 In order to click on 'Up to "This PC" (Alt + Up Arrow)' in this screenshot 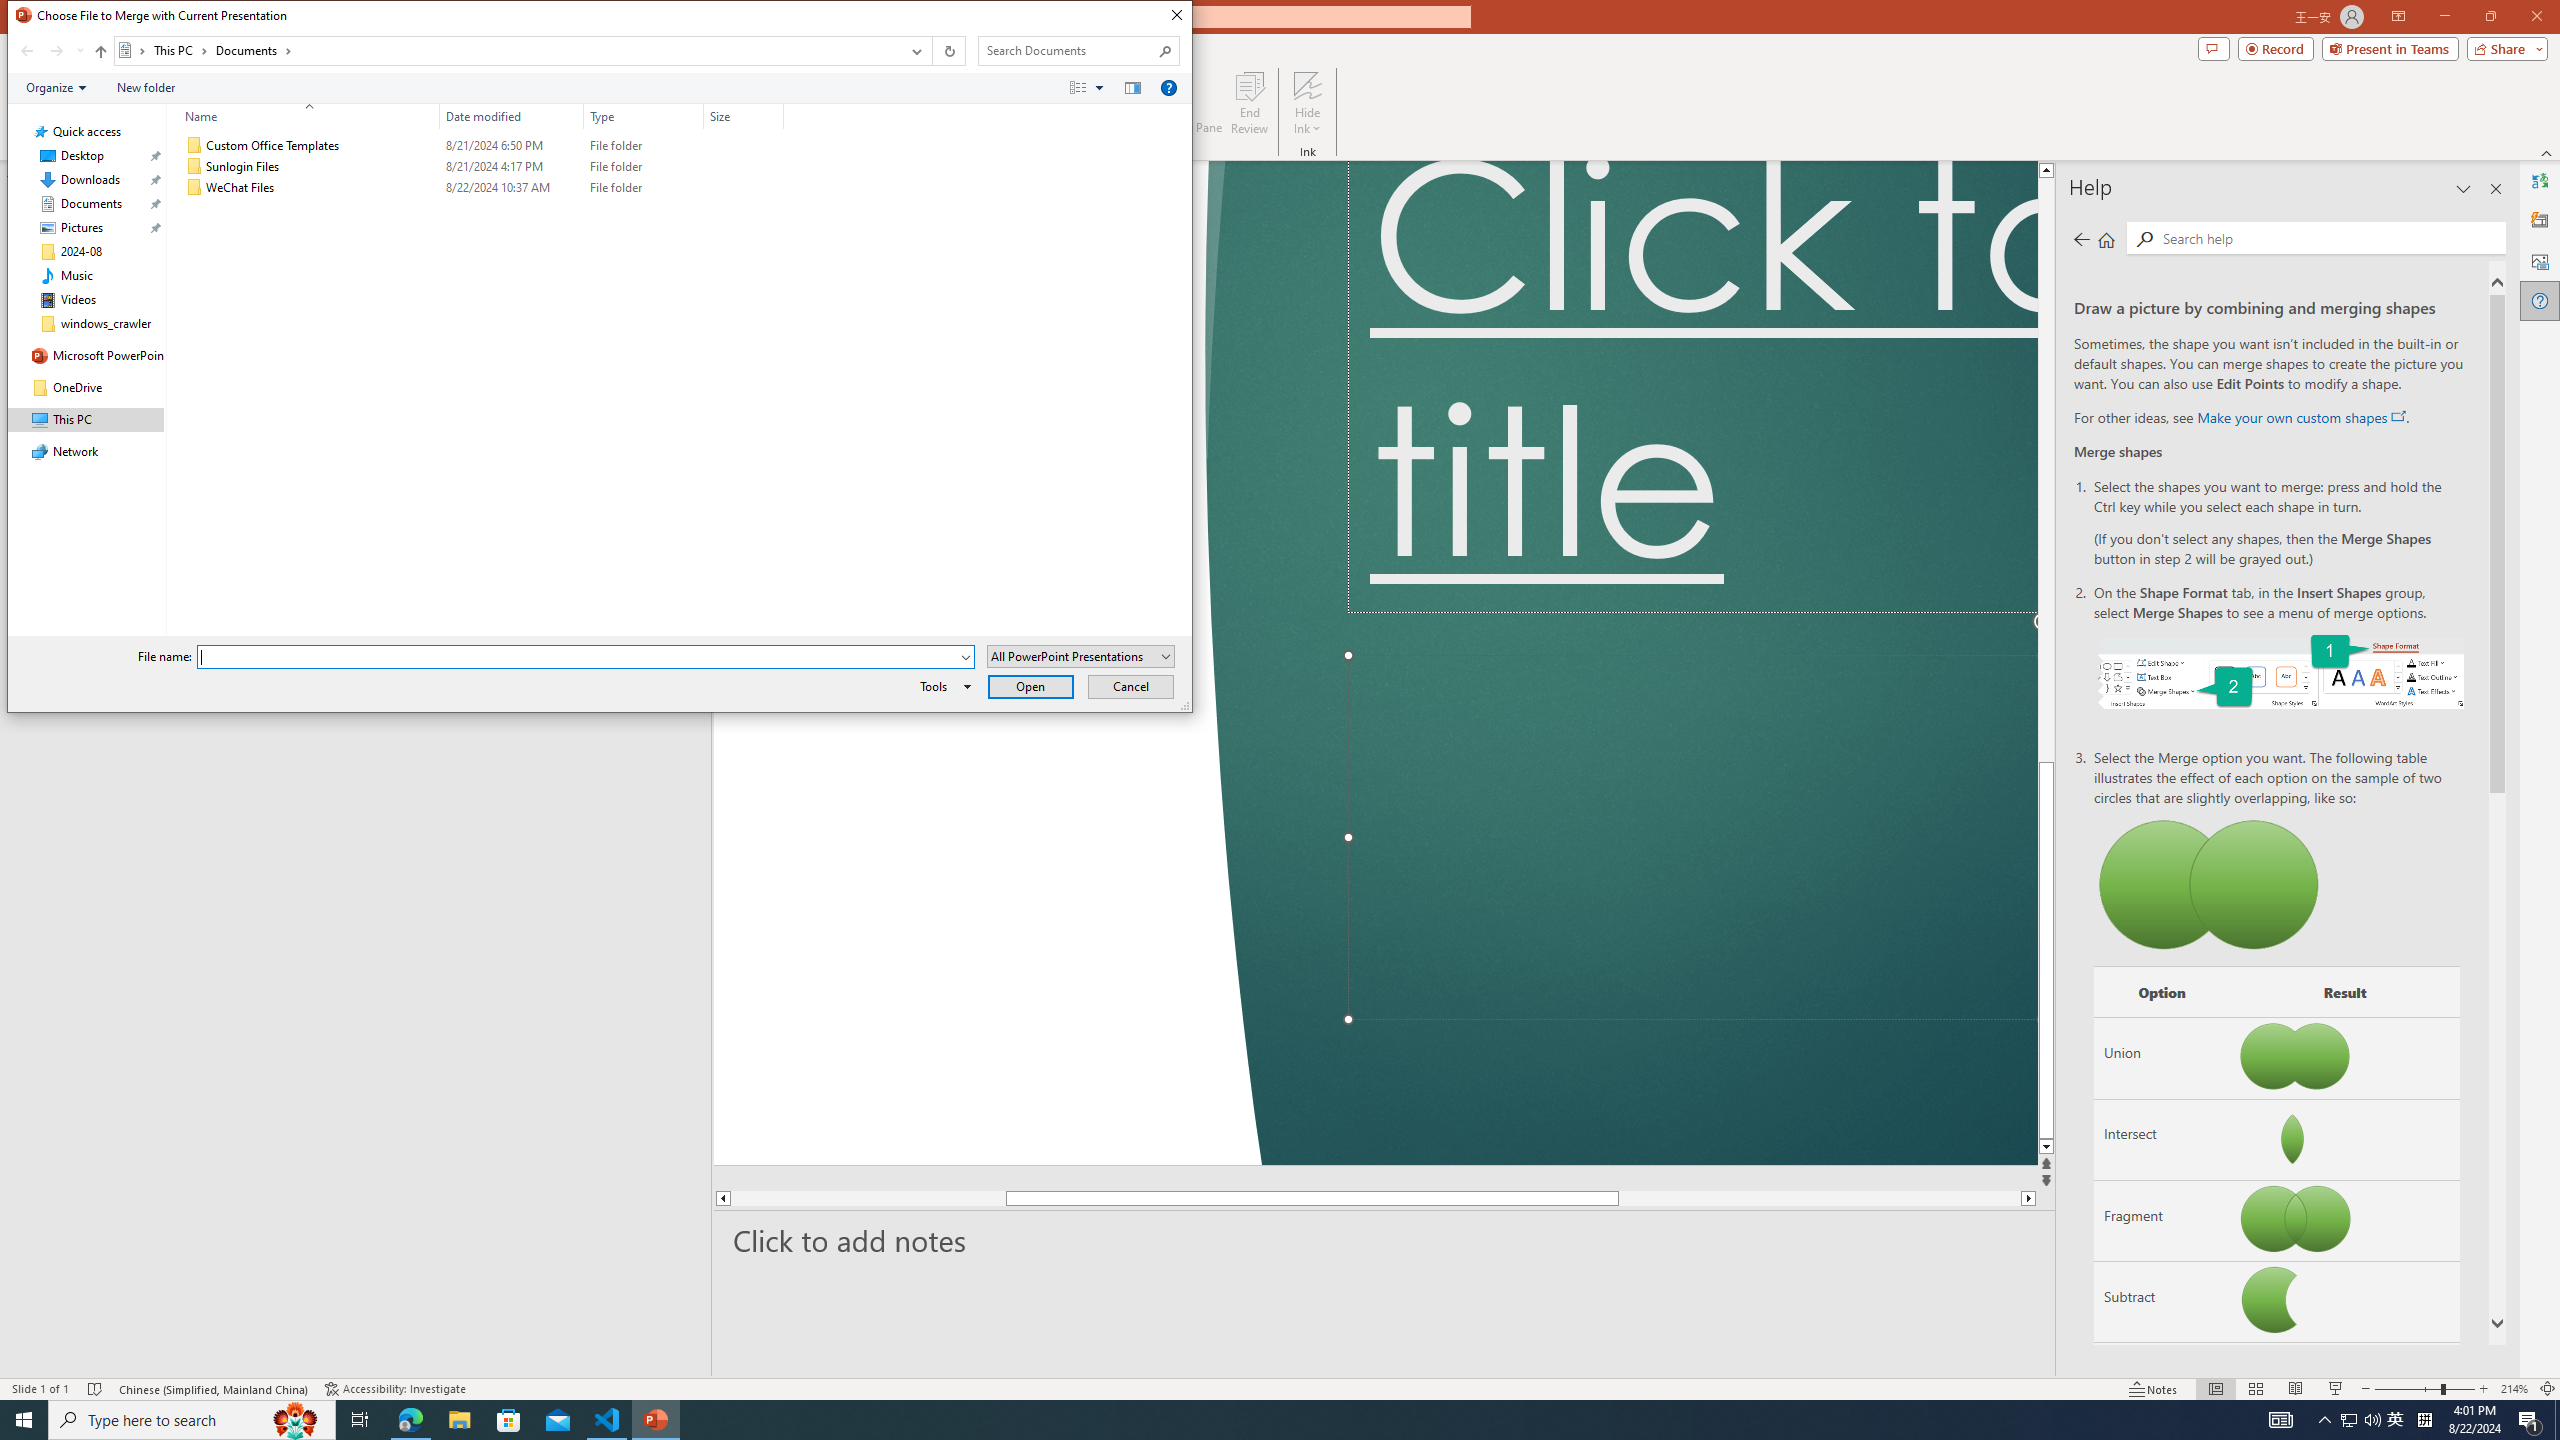, I will do `click(101, 50)`.